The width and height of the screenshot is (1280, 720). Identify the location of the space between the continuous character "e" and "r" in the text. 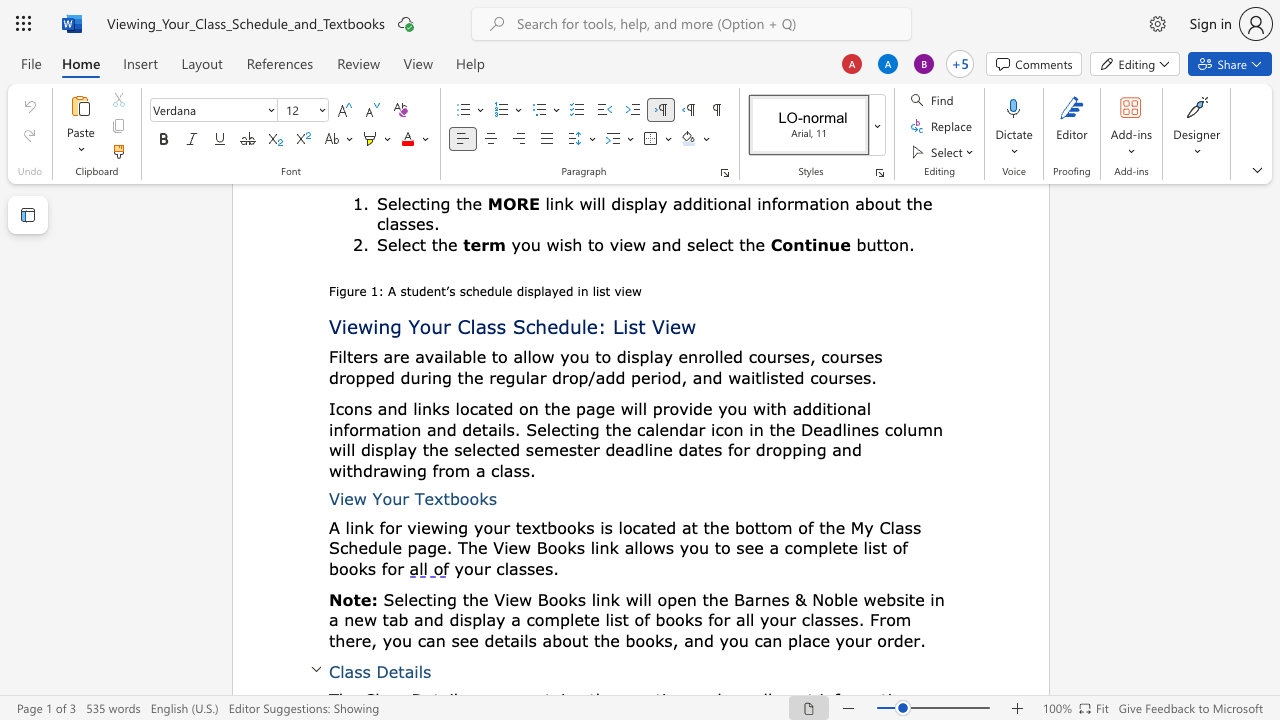
(591, 448).